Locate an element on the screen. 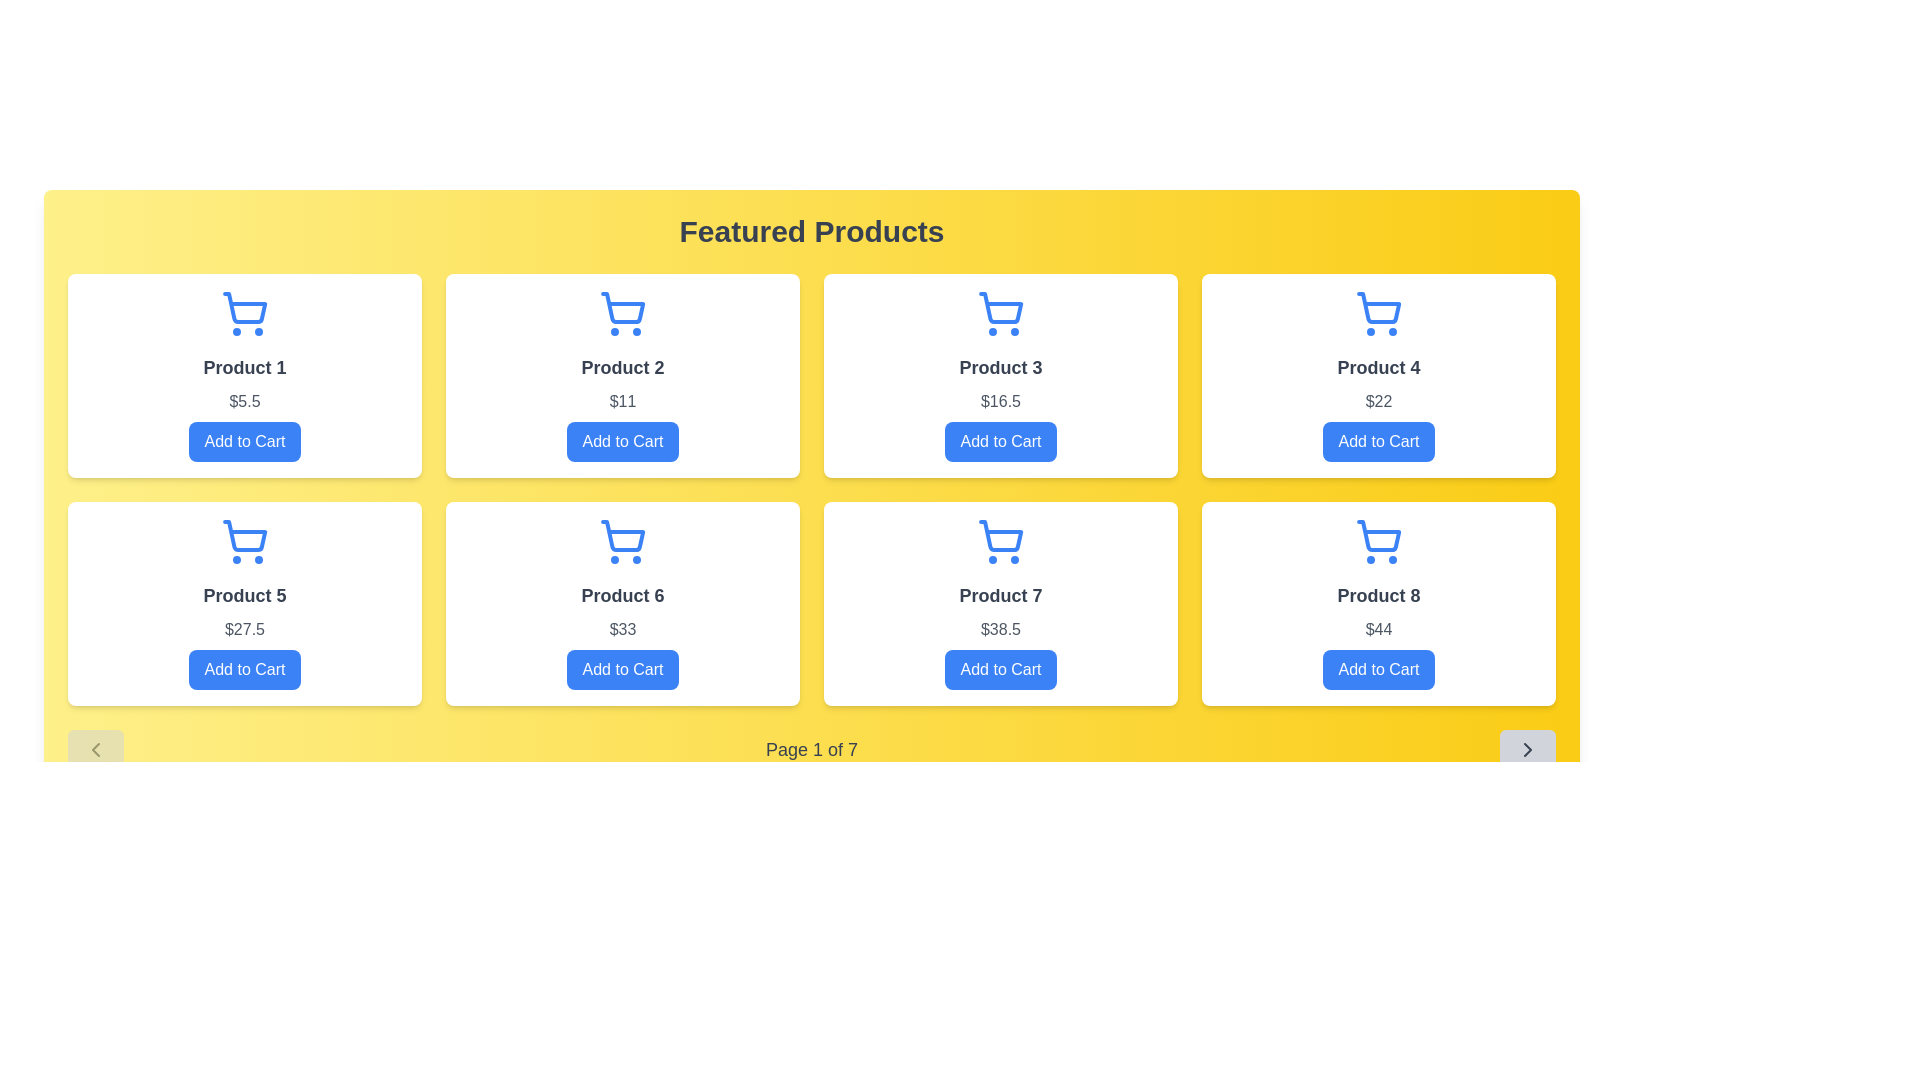 This screenshot has height=1080, width=1920. the blue shopping cart icon located at the top center of the 'Product 8' card in the 'Featured Products' section for information is located at coordinates (1378, 535).